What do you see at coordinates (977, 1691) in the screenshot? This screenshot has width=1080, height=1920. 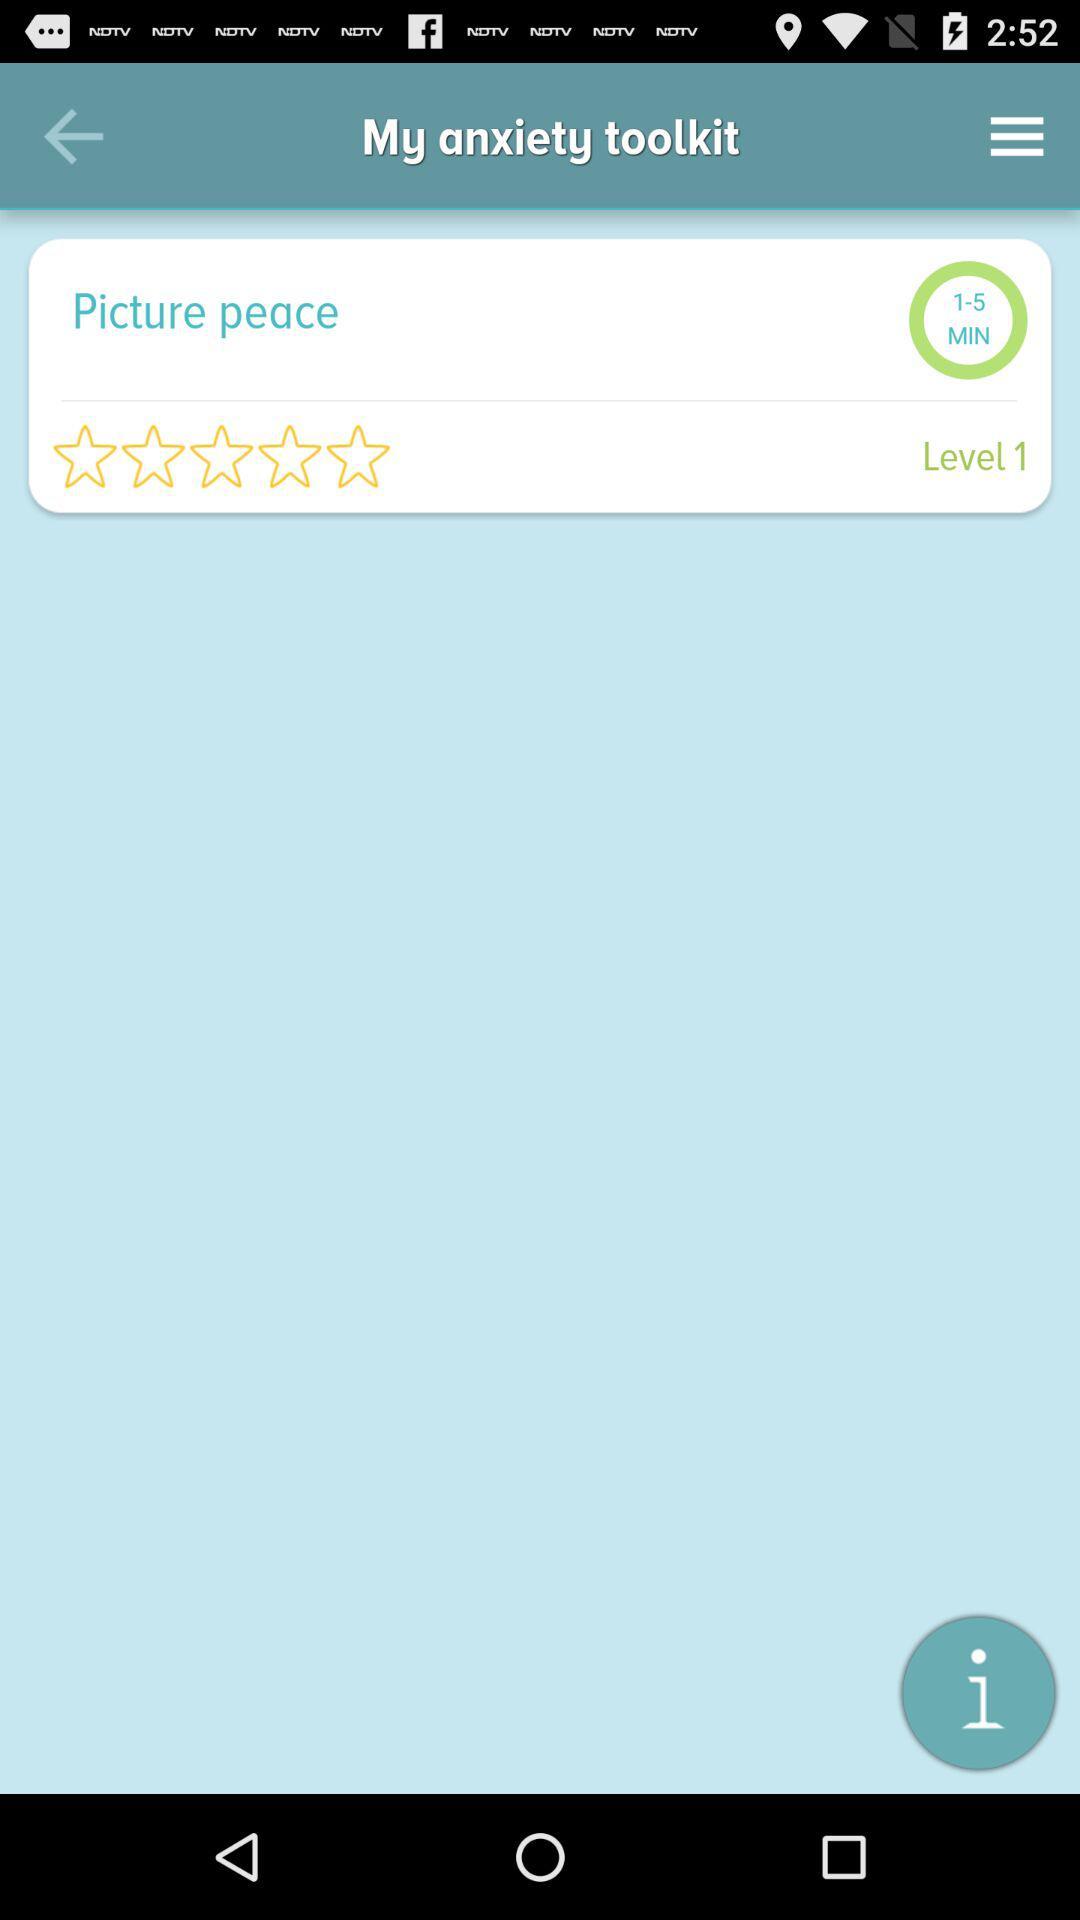 I see `the item below the level 1` at bounding box center [977, 1691].